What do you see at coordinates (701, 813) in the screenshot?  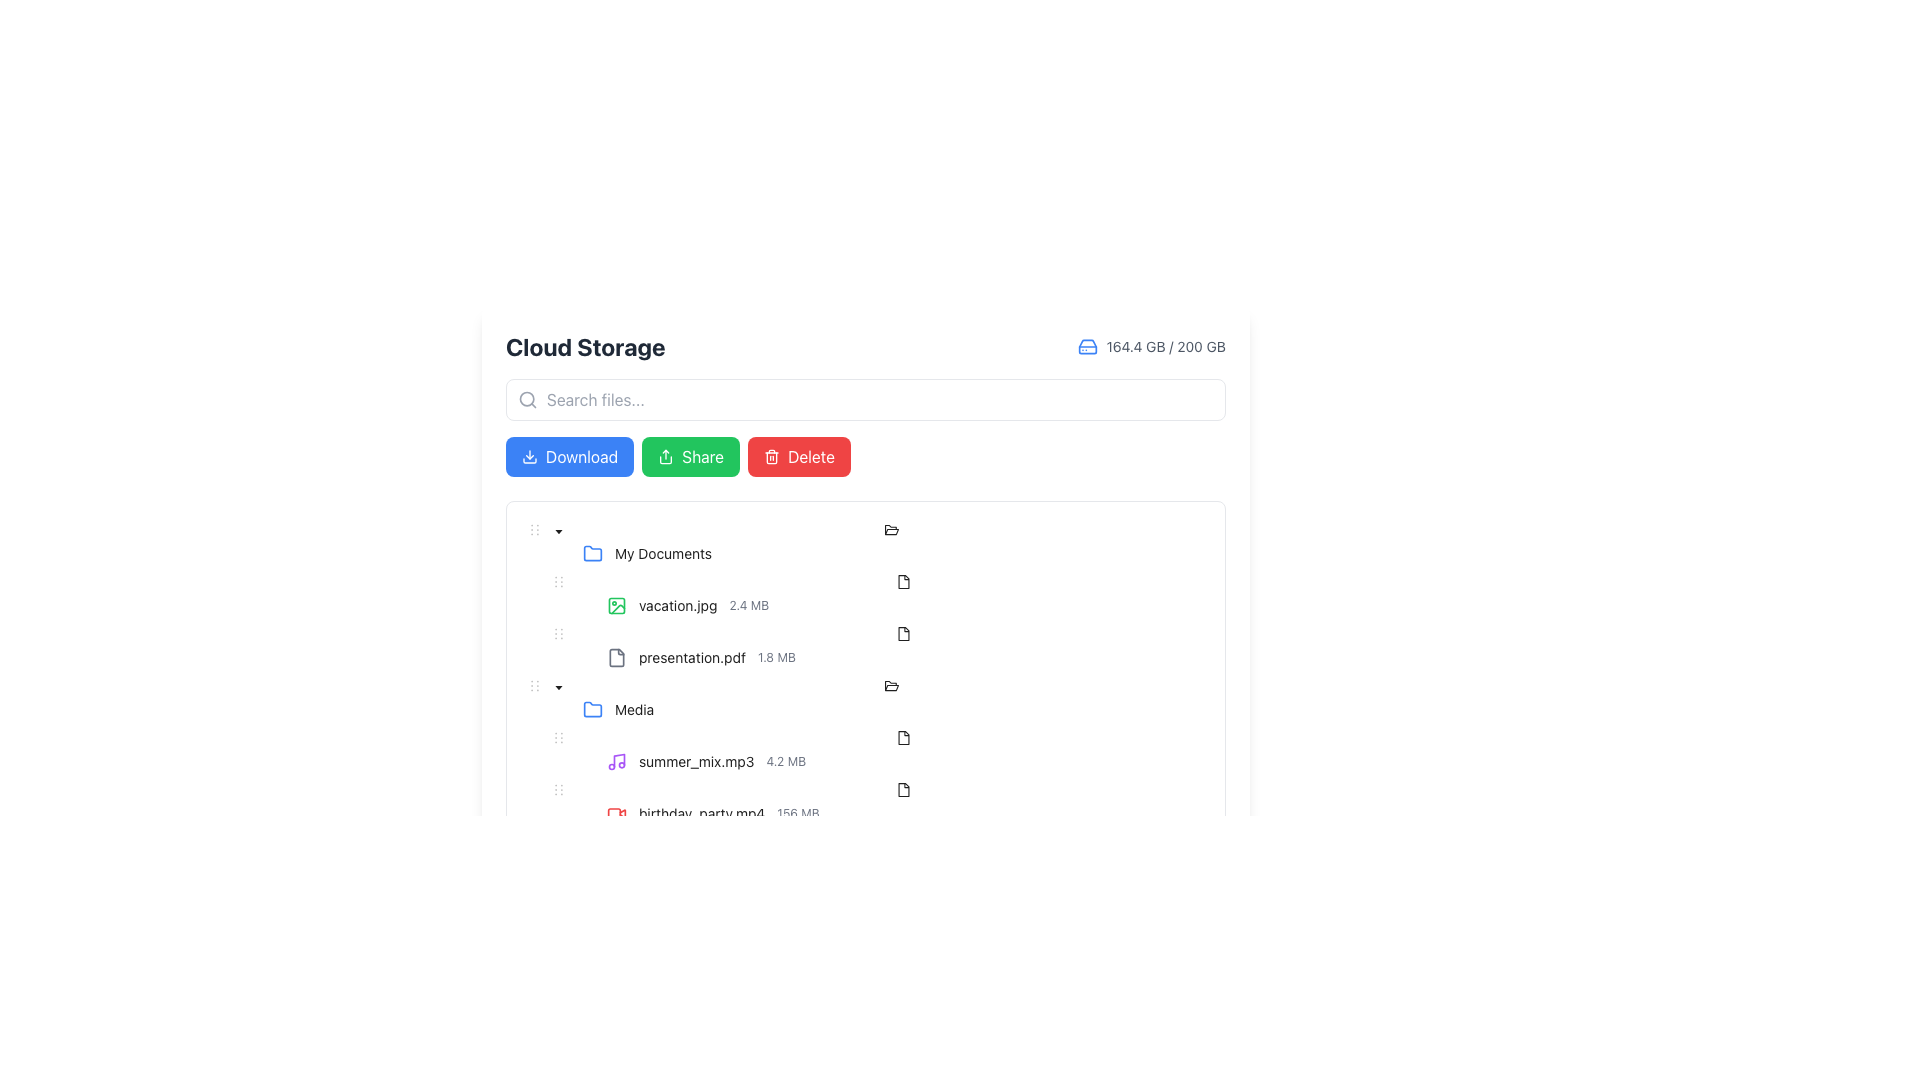 I see `the static text representing the video file name 'birthday_party.mp4' located in the 'Media' folder section, which is the last listed item in that section` at bounding box center [701, 813].